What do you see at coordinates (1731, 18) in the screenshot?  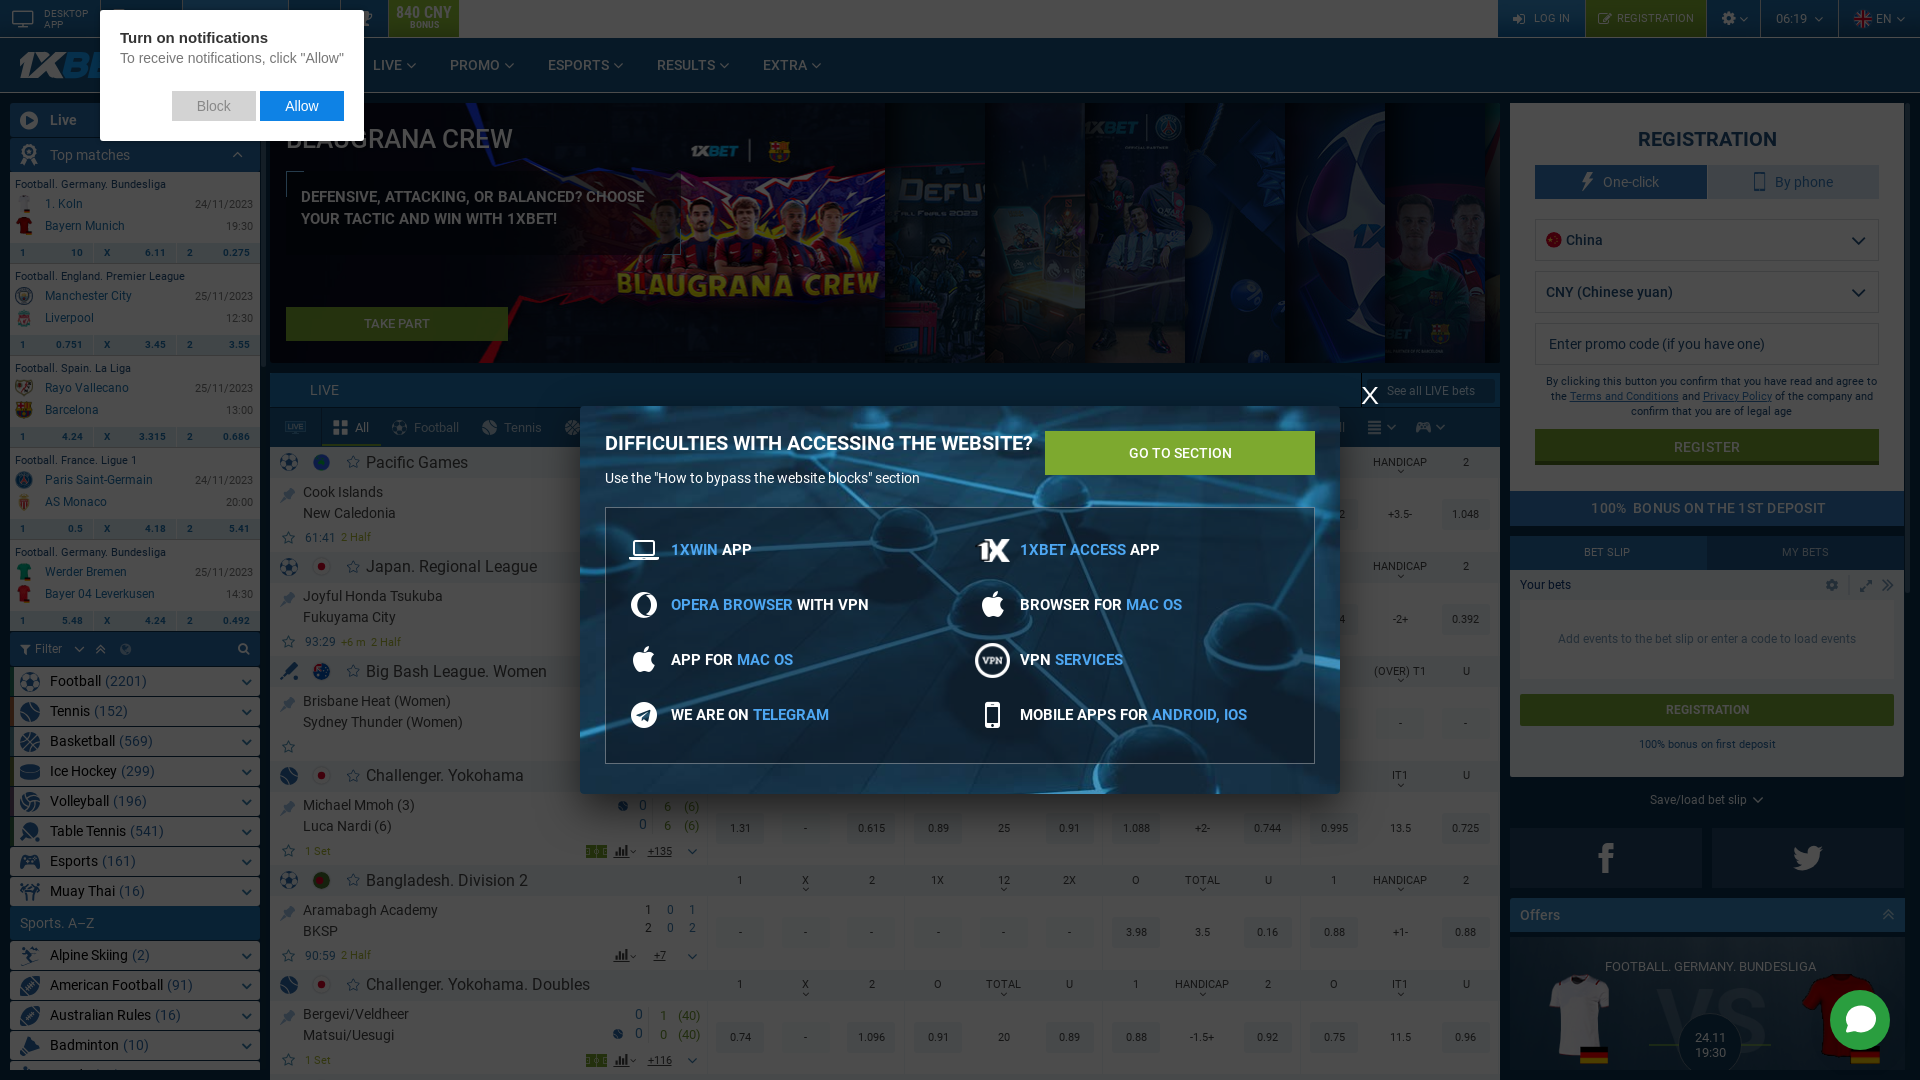 I see `'Settings'` at bounding box center [1731, 18].